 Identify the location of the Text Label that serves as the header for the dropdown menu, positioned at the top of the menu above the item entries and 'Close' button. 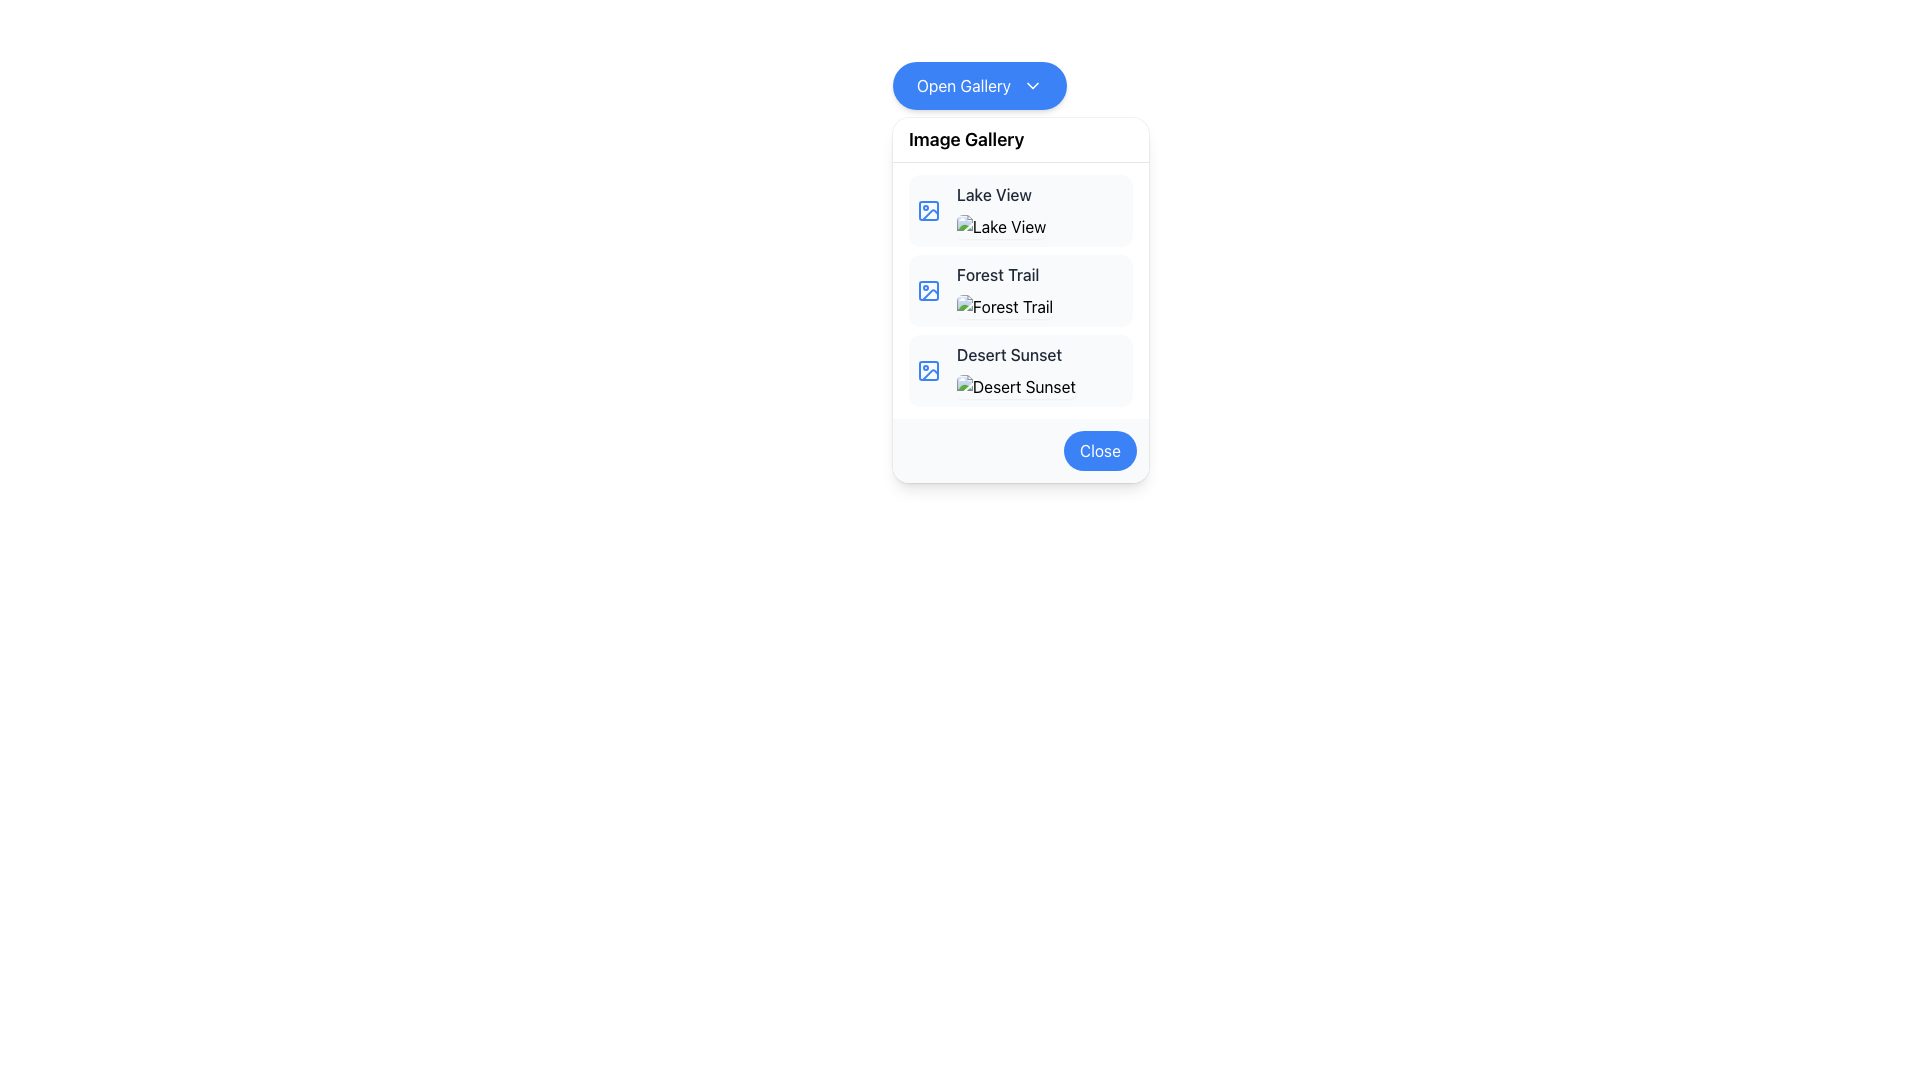
(1020, 139).